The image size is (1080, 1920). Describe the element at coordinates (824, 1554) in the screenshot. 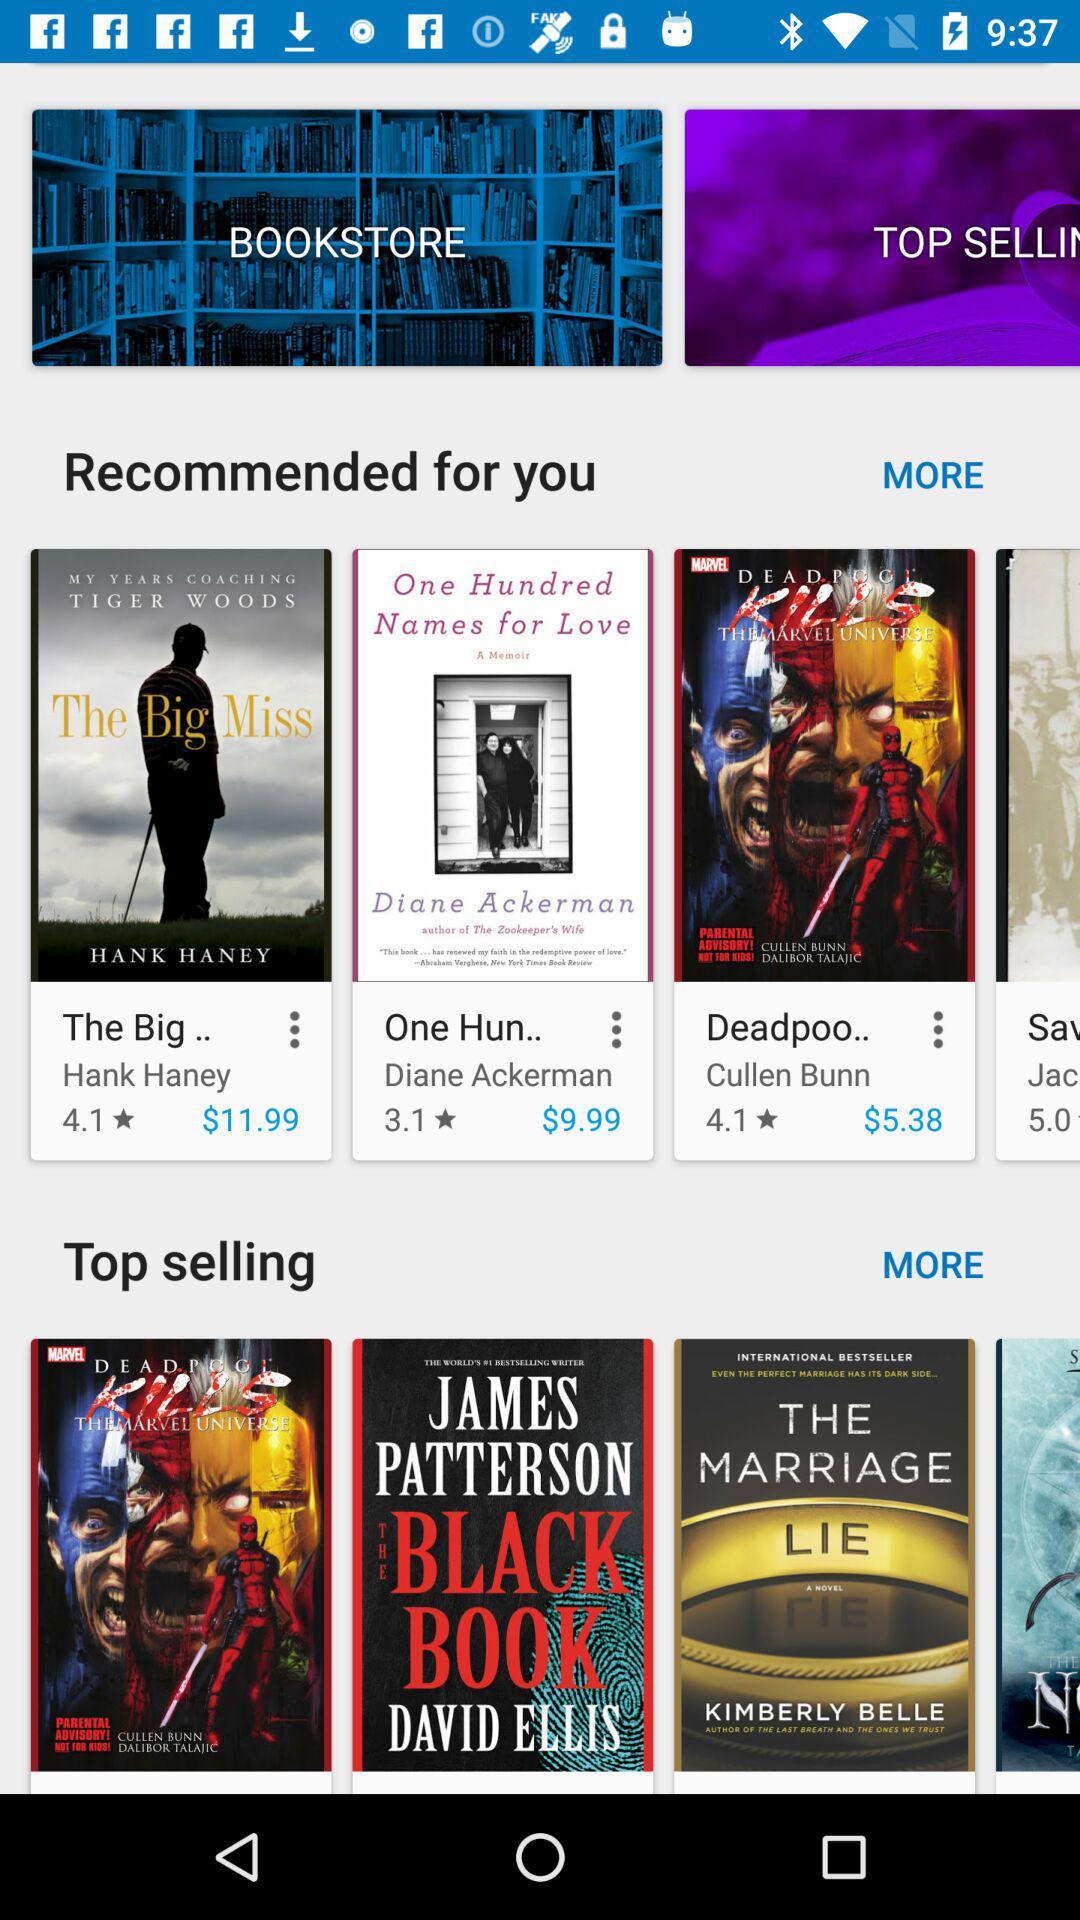

I see `third image under top selling at bottom` at that location.